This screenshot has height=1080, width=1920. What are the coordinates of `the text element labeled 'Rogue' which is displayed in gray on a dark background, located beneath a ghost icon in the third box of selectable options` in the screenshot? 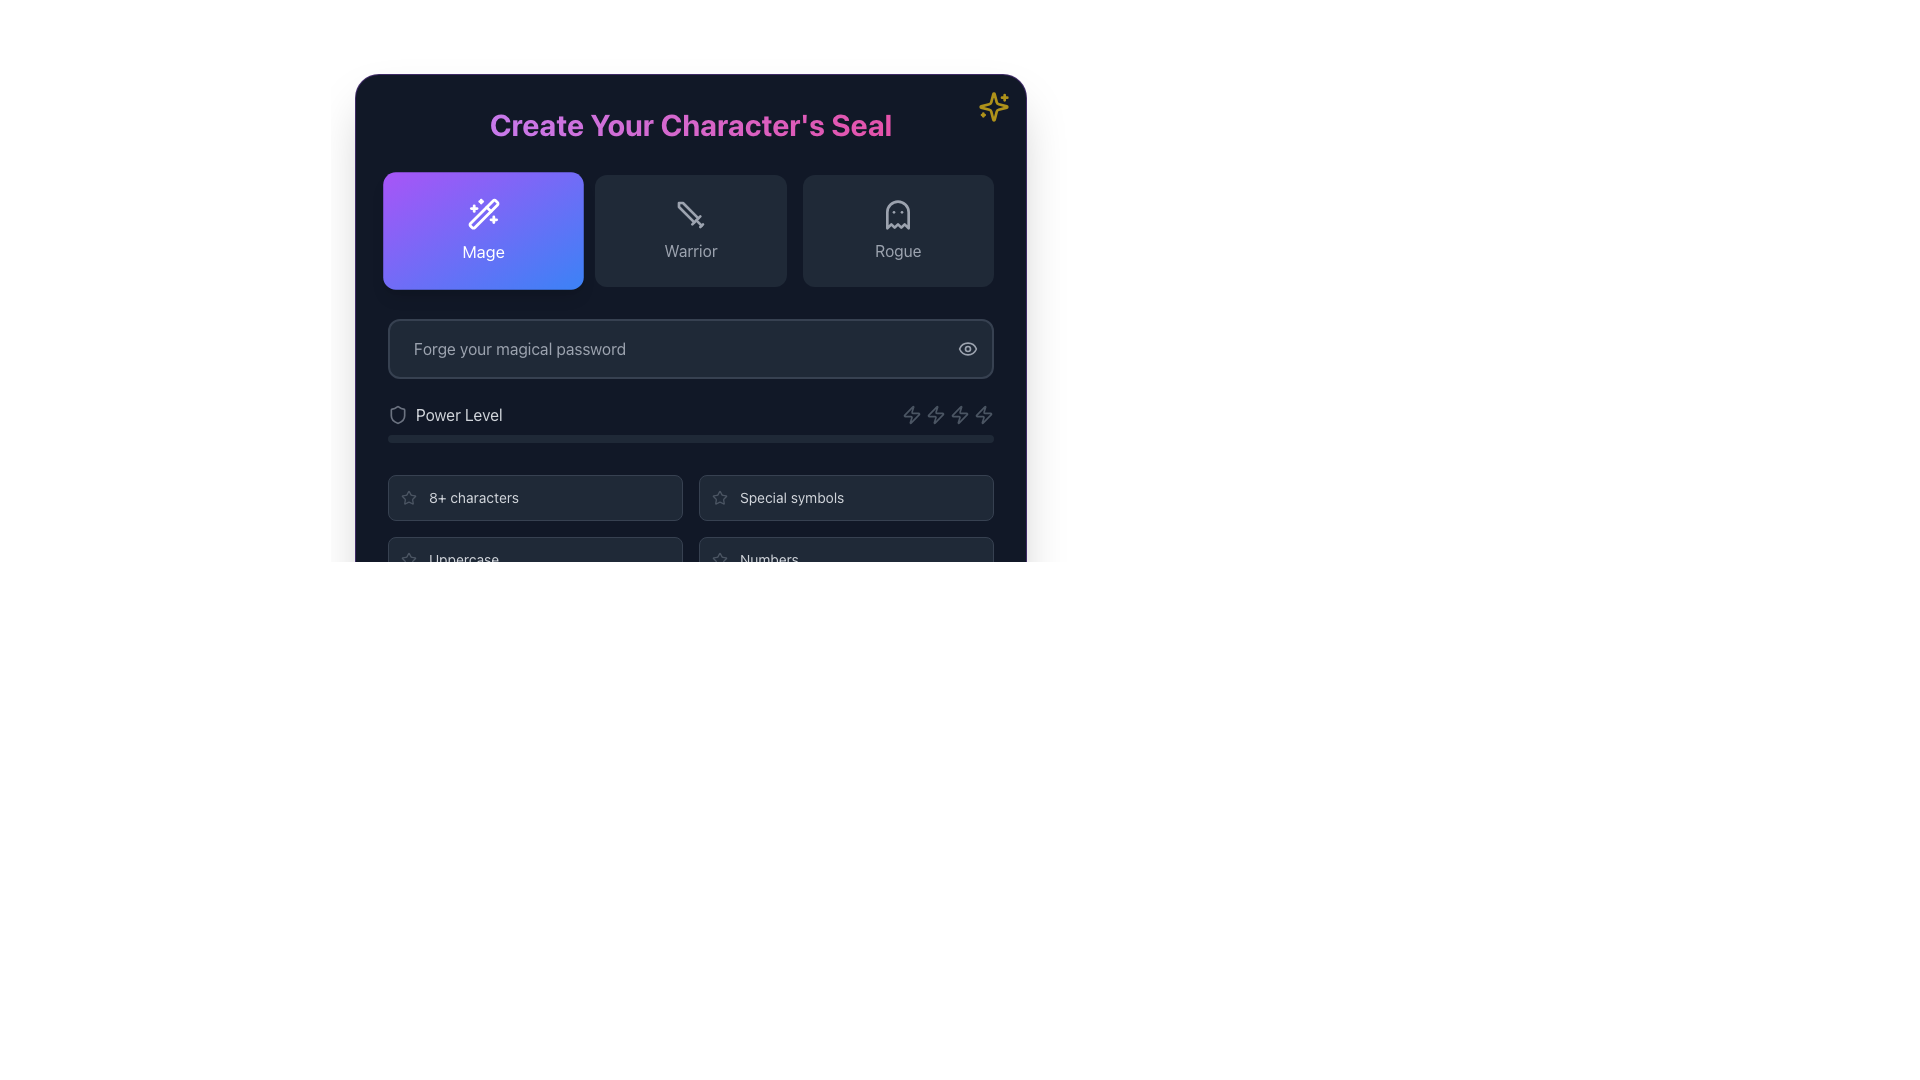 It's located at (897, 249).